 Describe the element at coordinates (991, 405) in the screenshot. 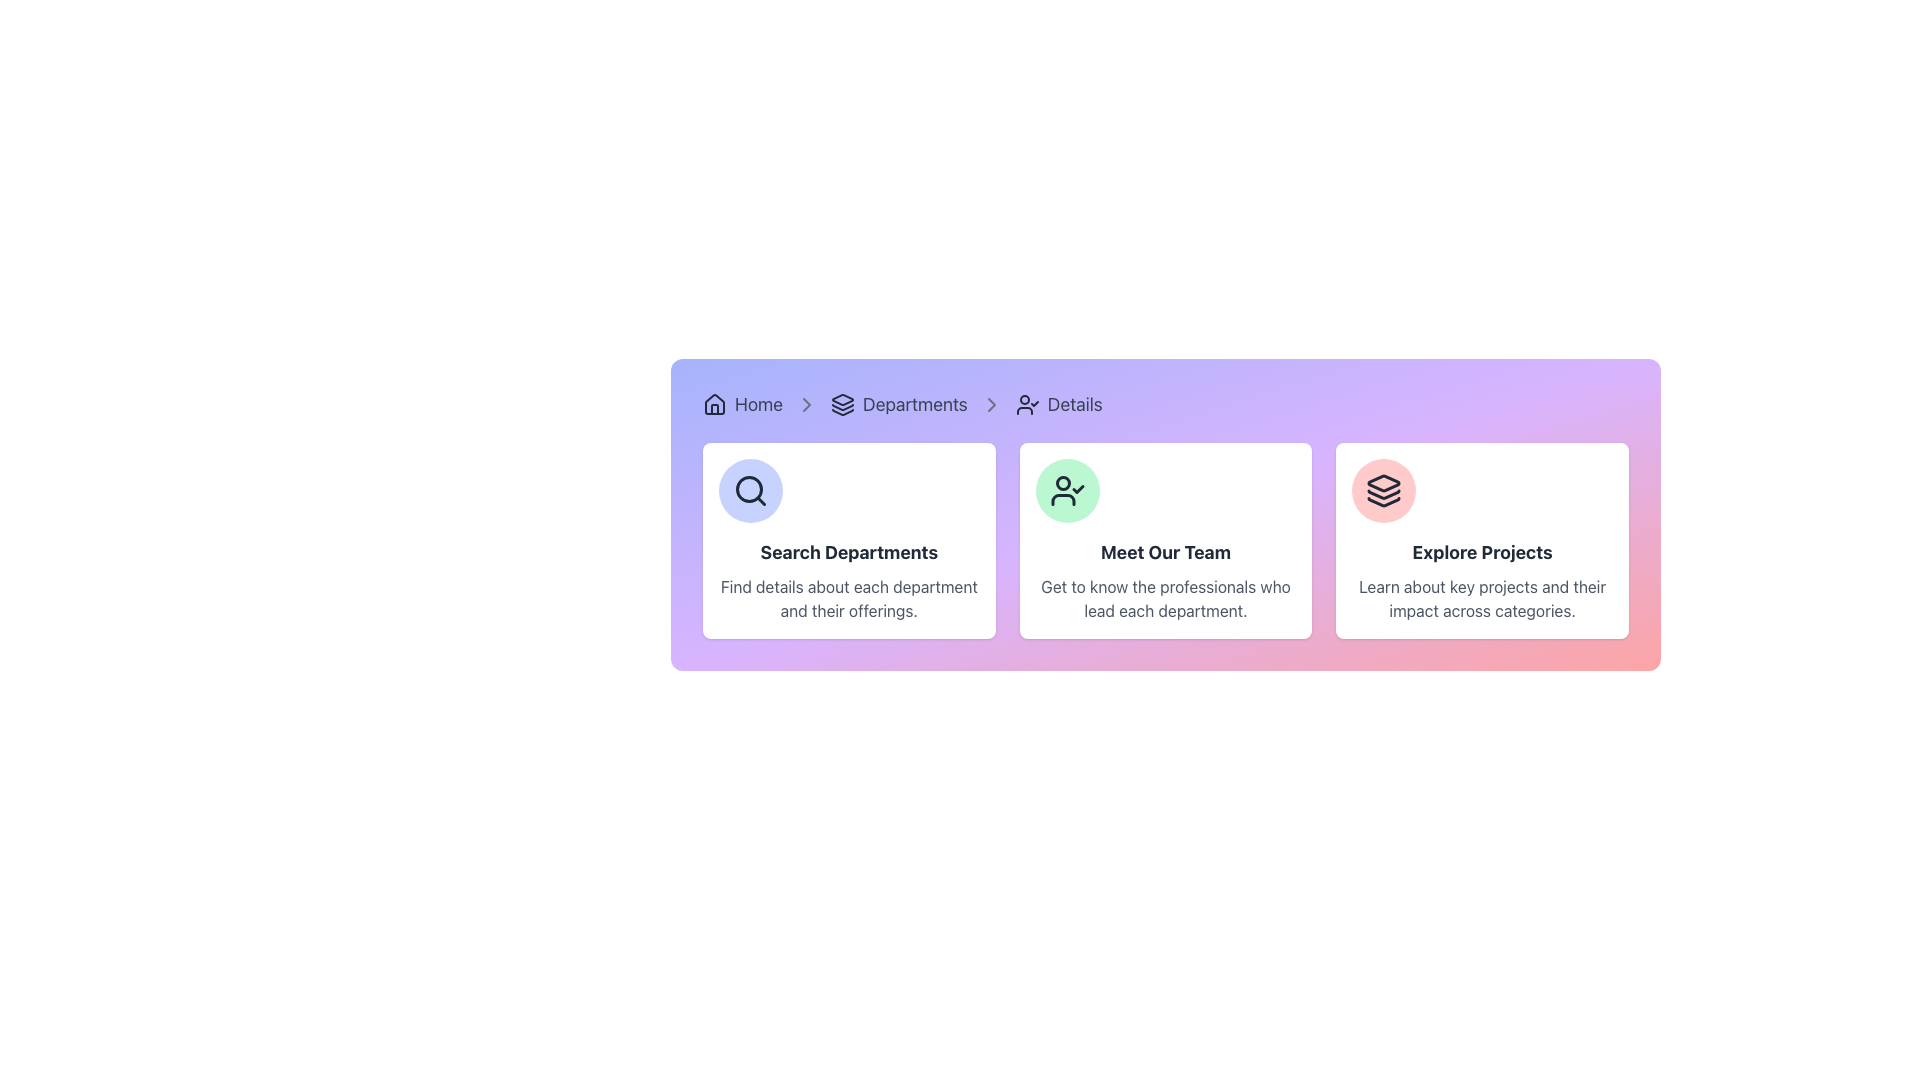

I see `the third chevron icon in the breadcrumb navigation bar, which indicates the pathway from 'Departments' to 'Details'` at that location.